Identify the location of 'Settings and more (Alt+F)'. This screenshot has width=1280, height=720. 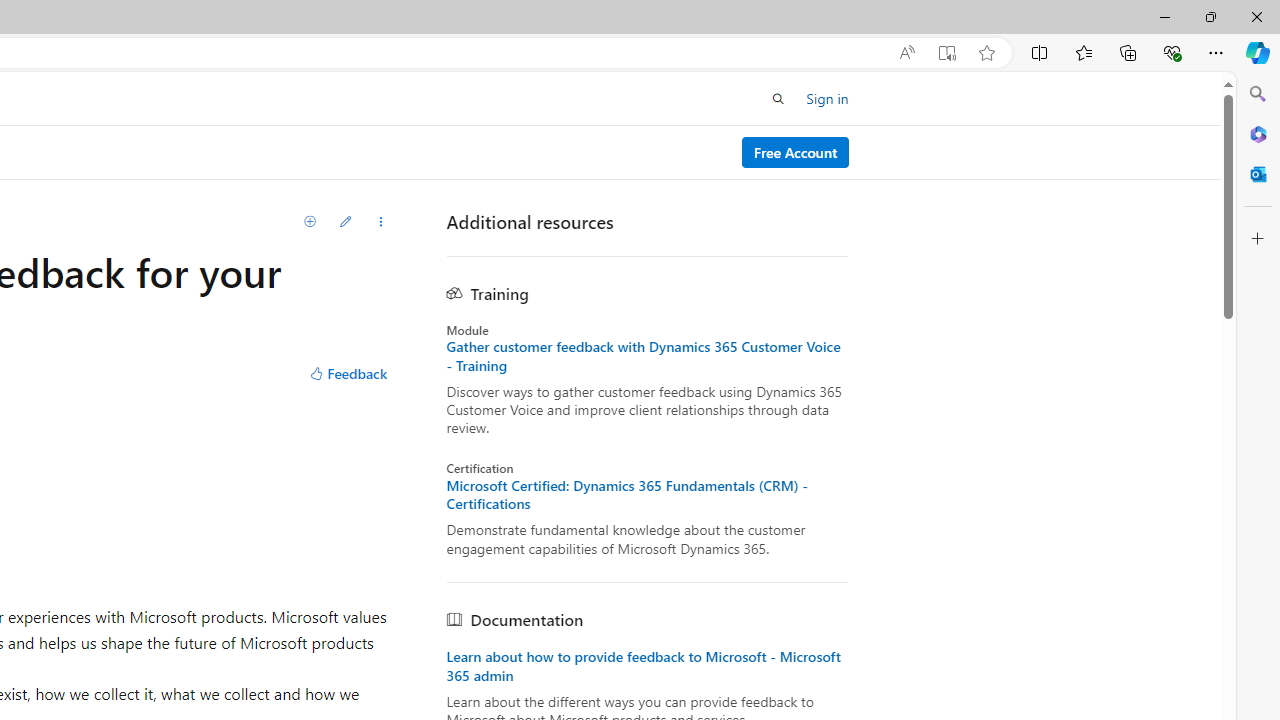
(1215, 51).